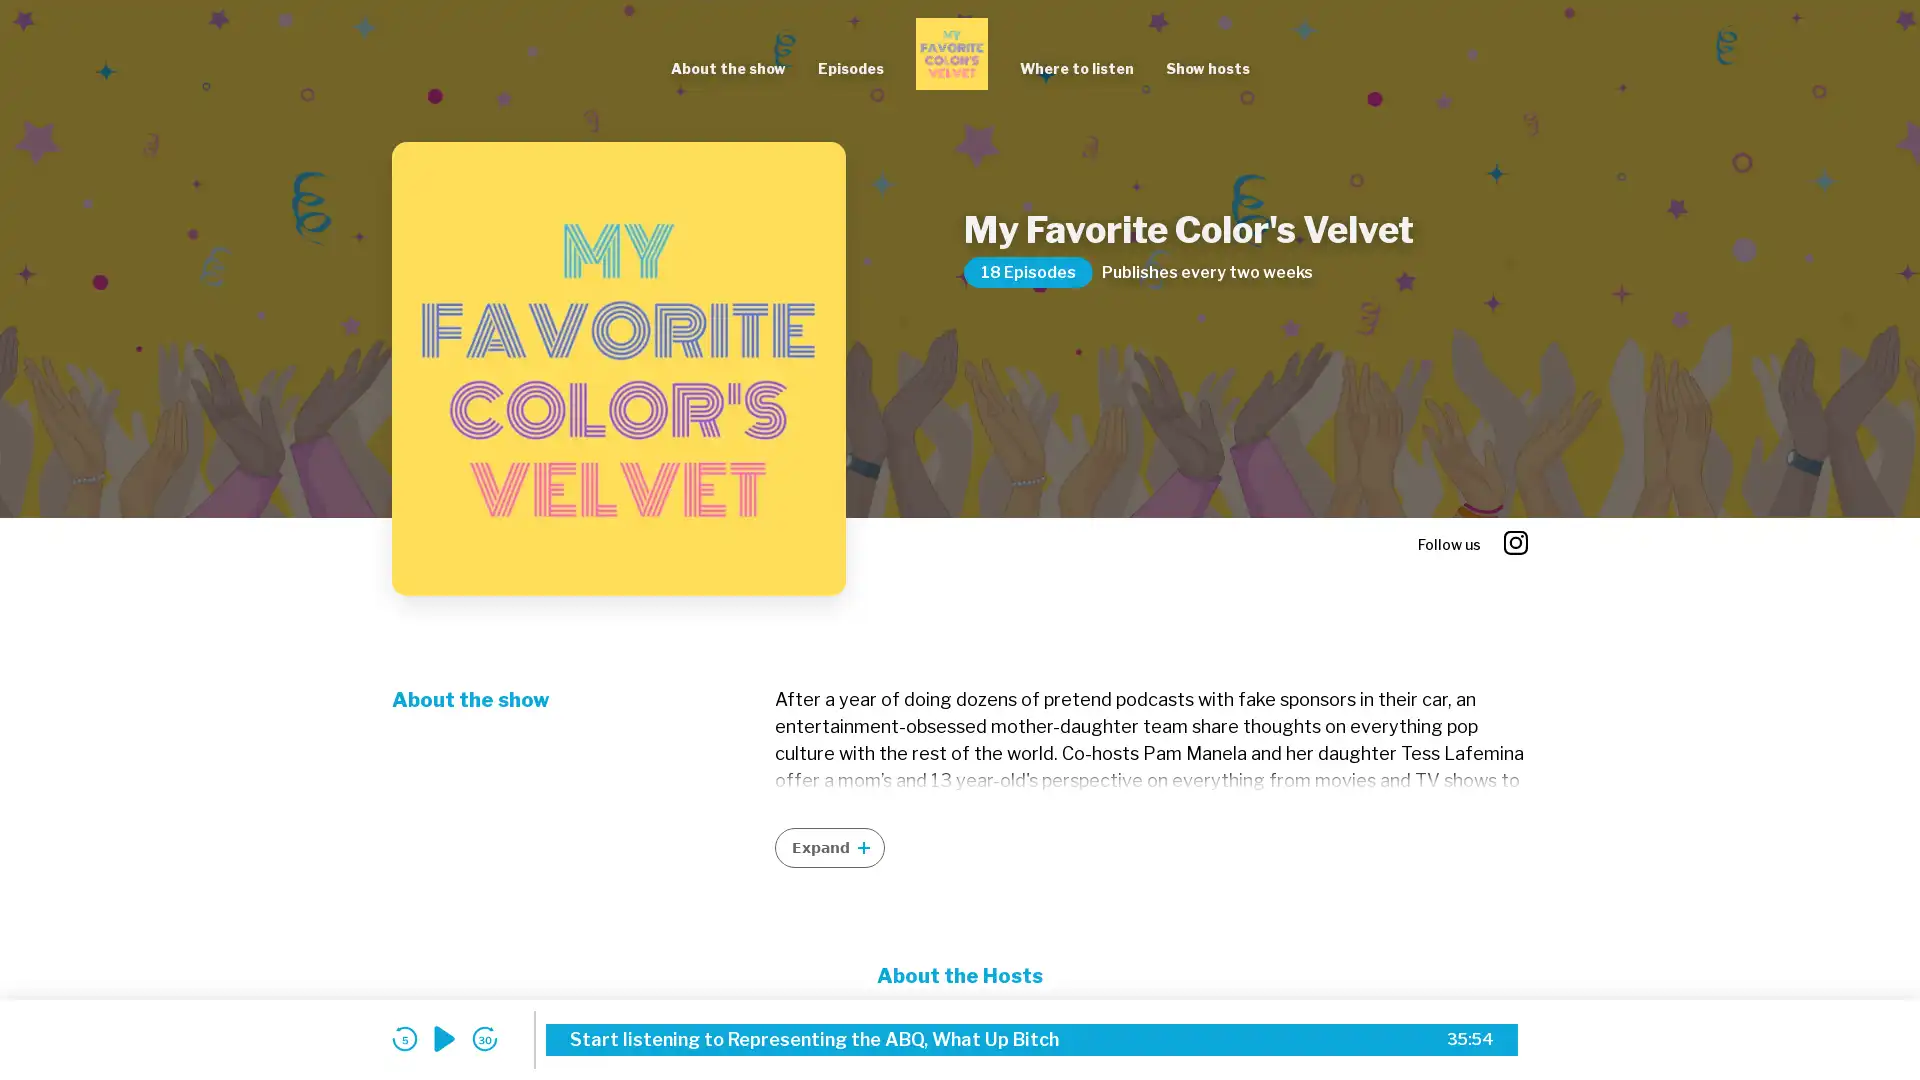  What do you see at coordinates (403, 1038) in the screenshot?
I see `skip back 5 seconds` at bounding box center [403, 1038].